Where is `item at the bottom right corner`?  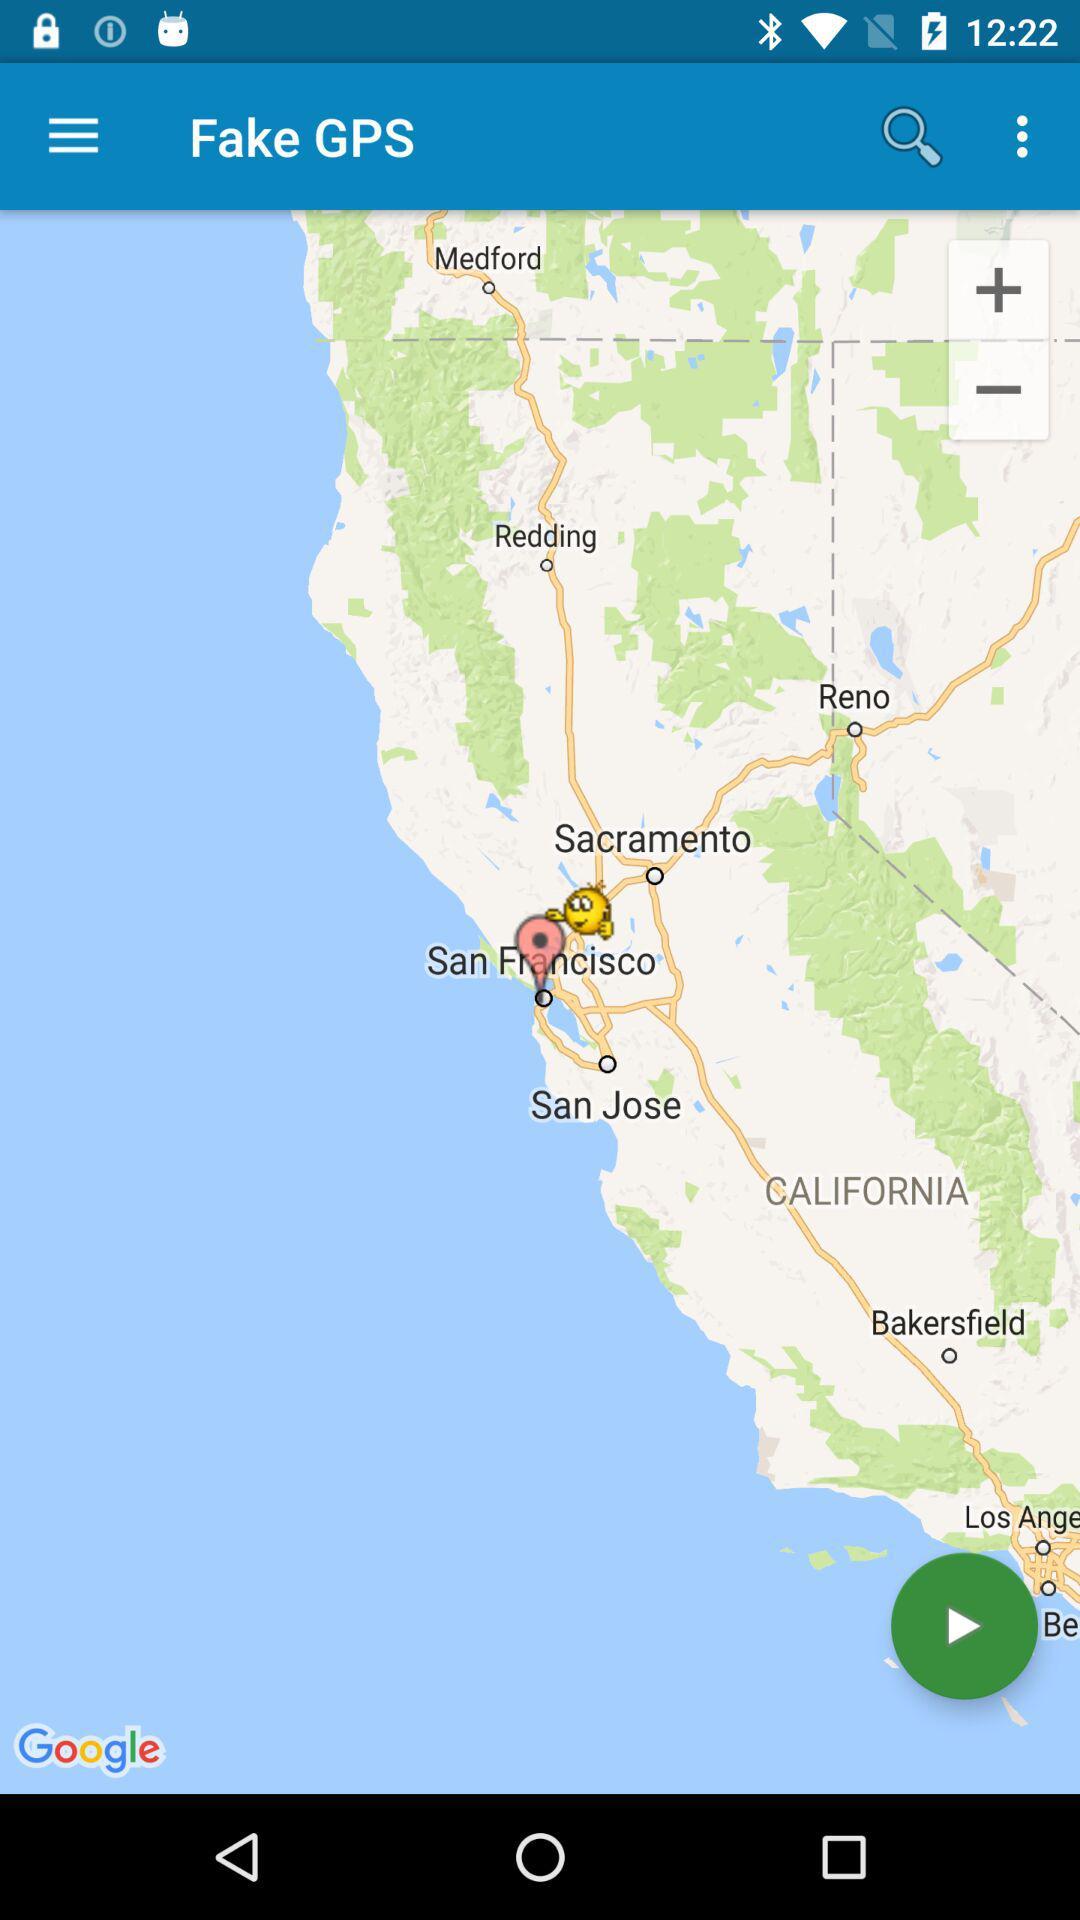
item at the bottom right corner is located at coordinates (963, 1626).